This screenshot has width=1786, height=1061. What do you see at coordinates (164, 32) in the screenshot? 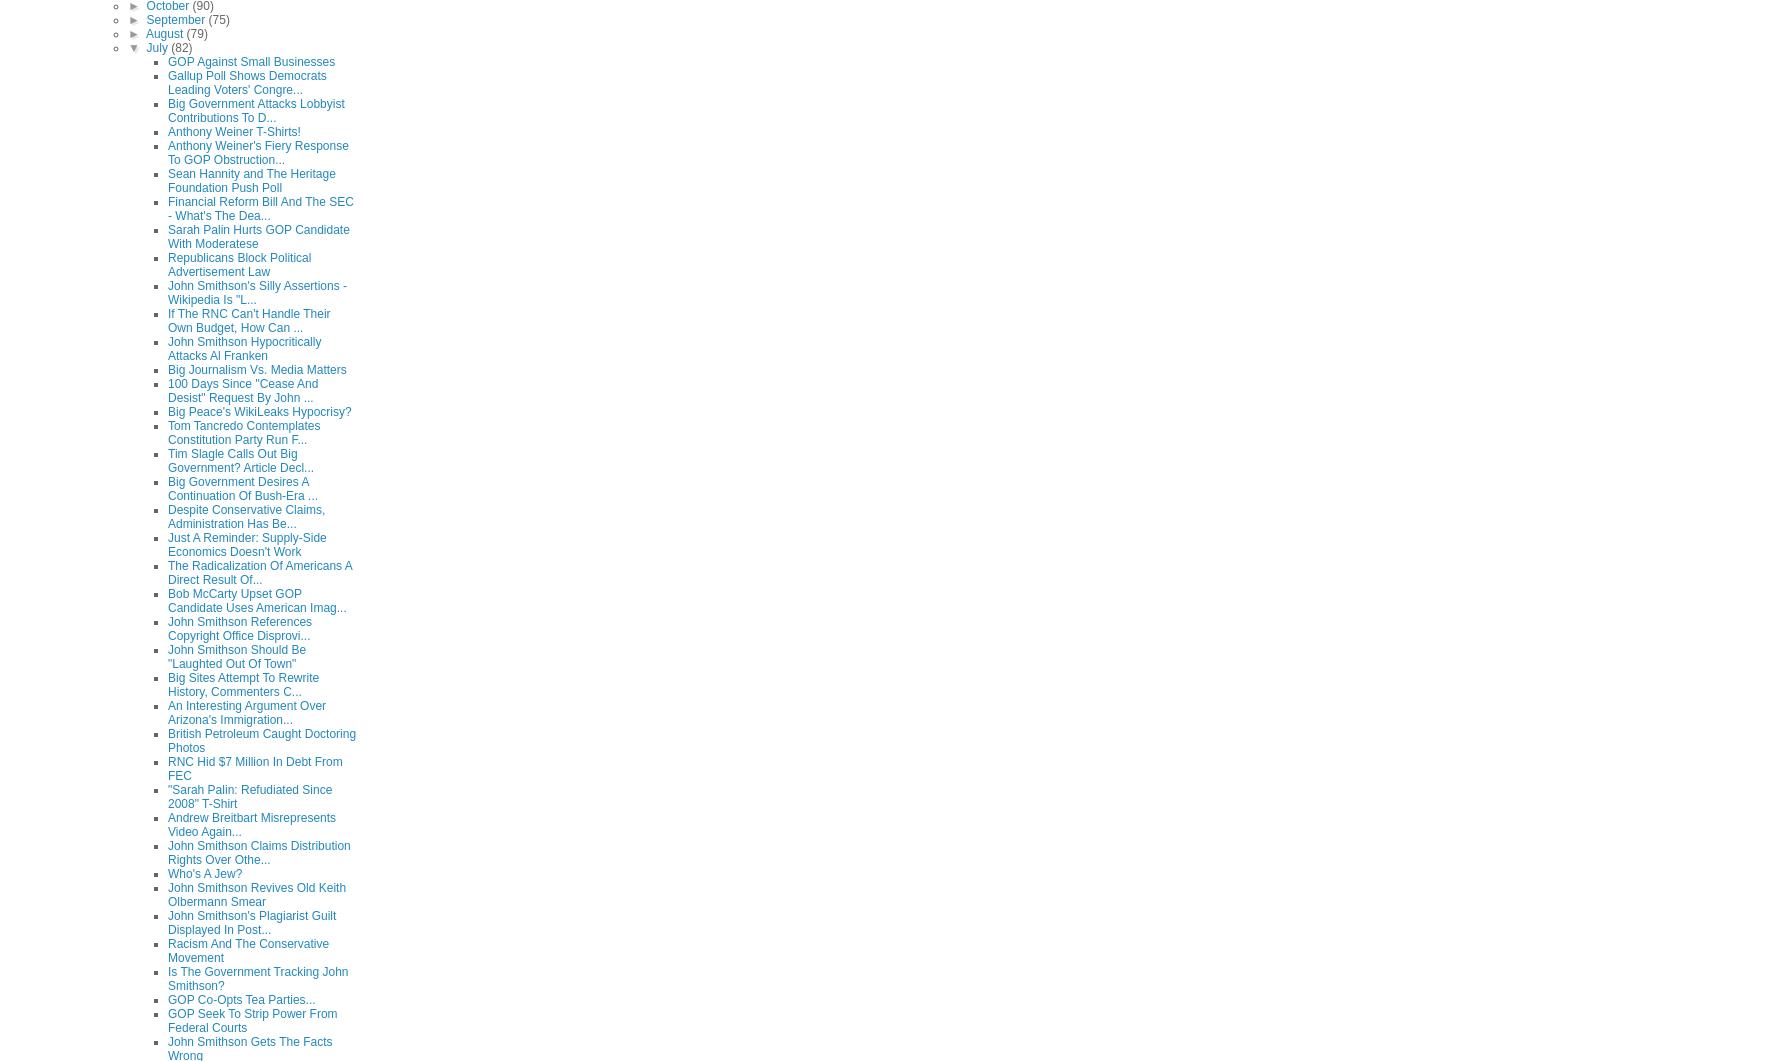
I see `'August'` at bounding box center [164, 32].